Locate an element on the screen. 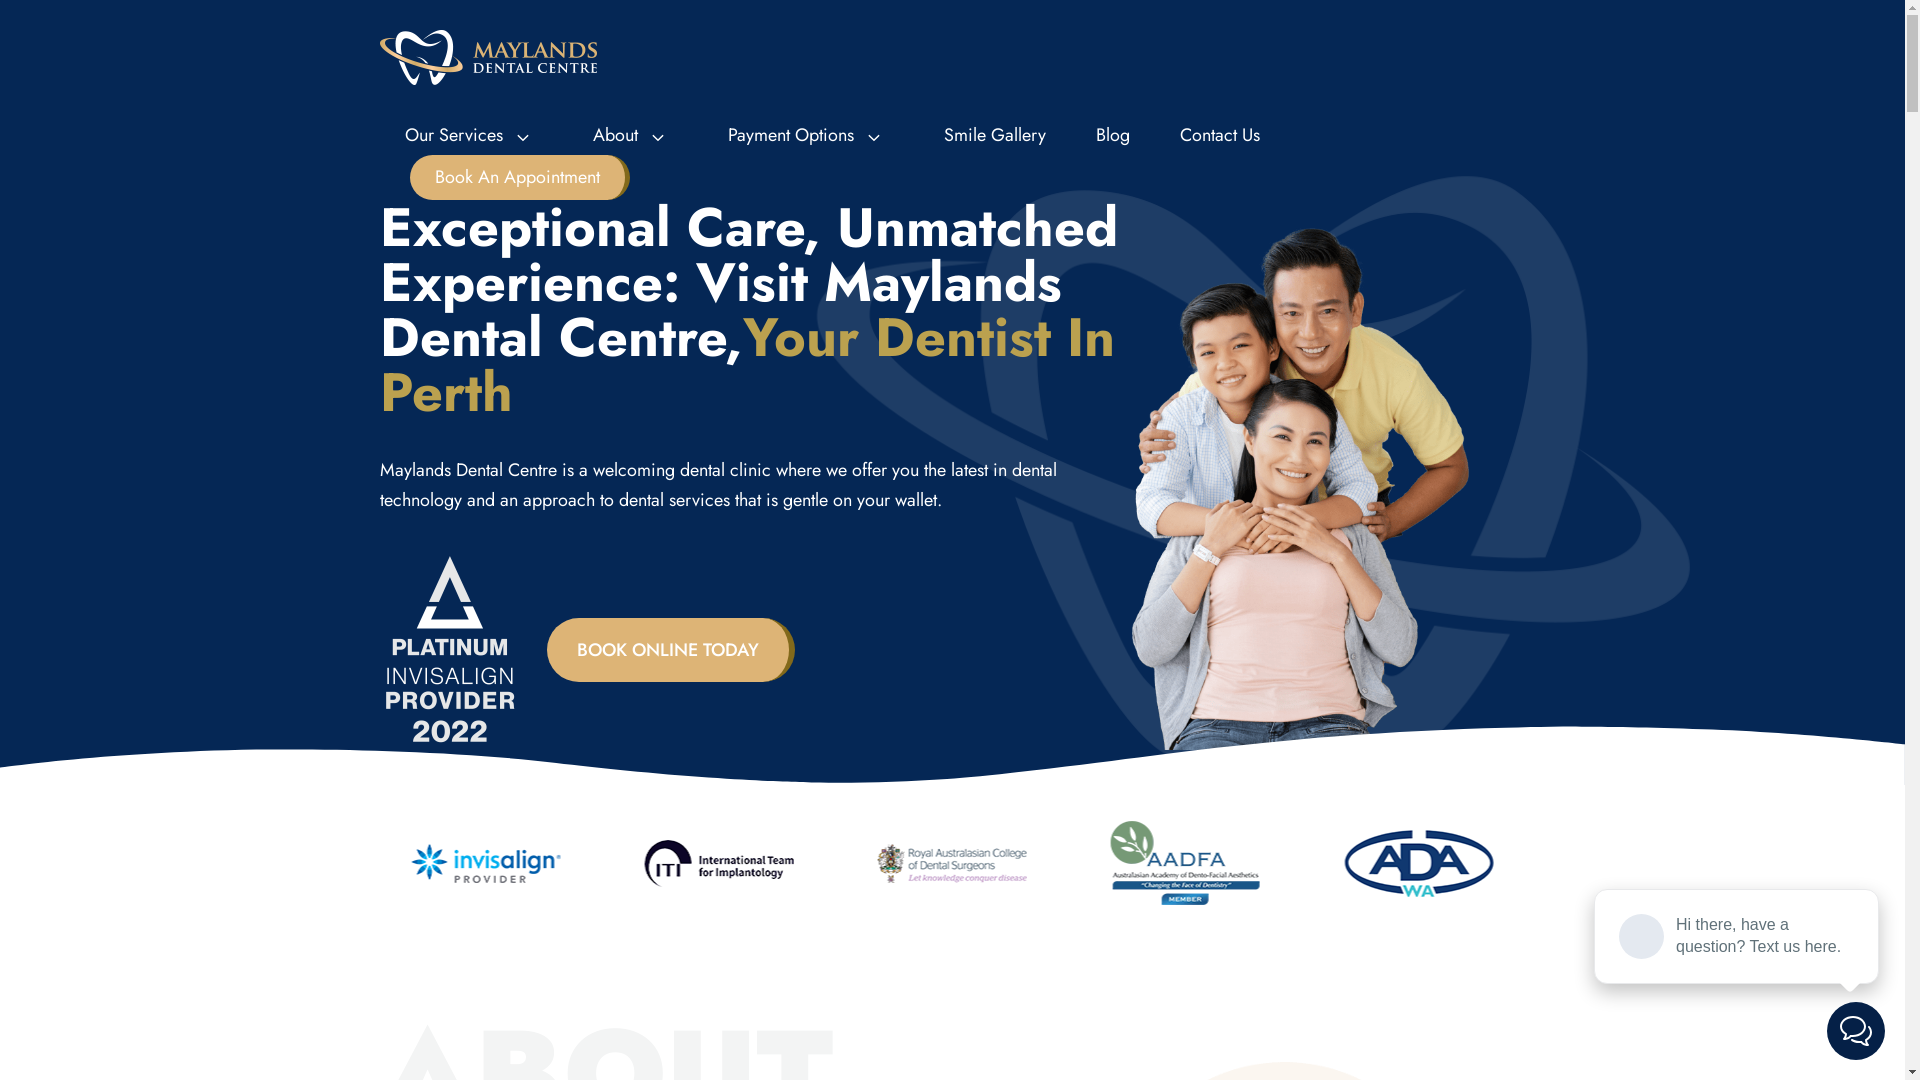  'Perth Dentist' is located at coordinates (488, 55).